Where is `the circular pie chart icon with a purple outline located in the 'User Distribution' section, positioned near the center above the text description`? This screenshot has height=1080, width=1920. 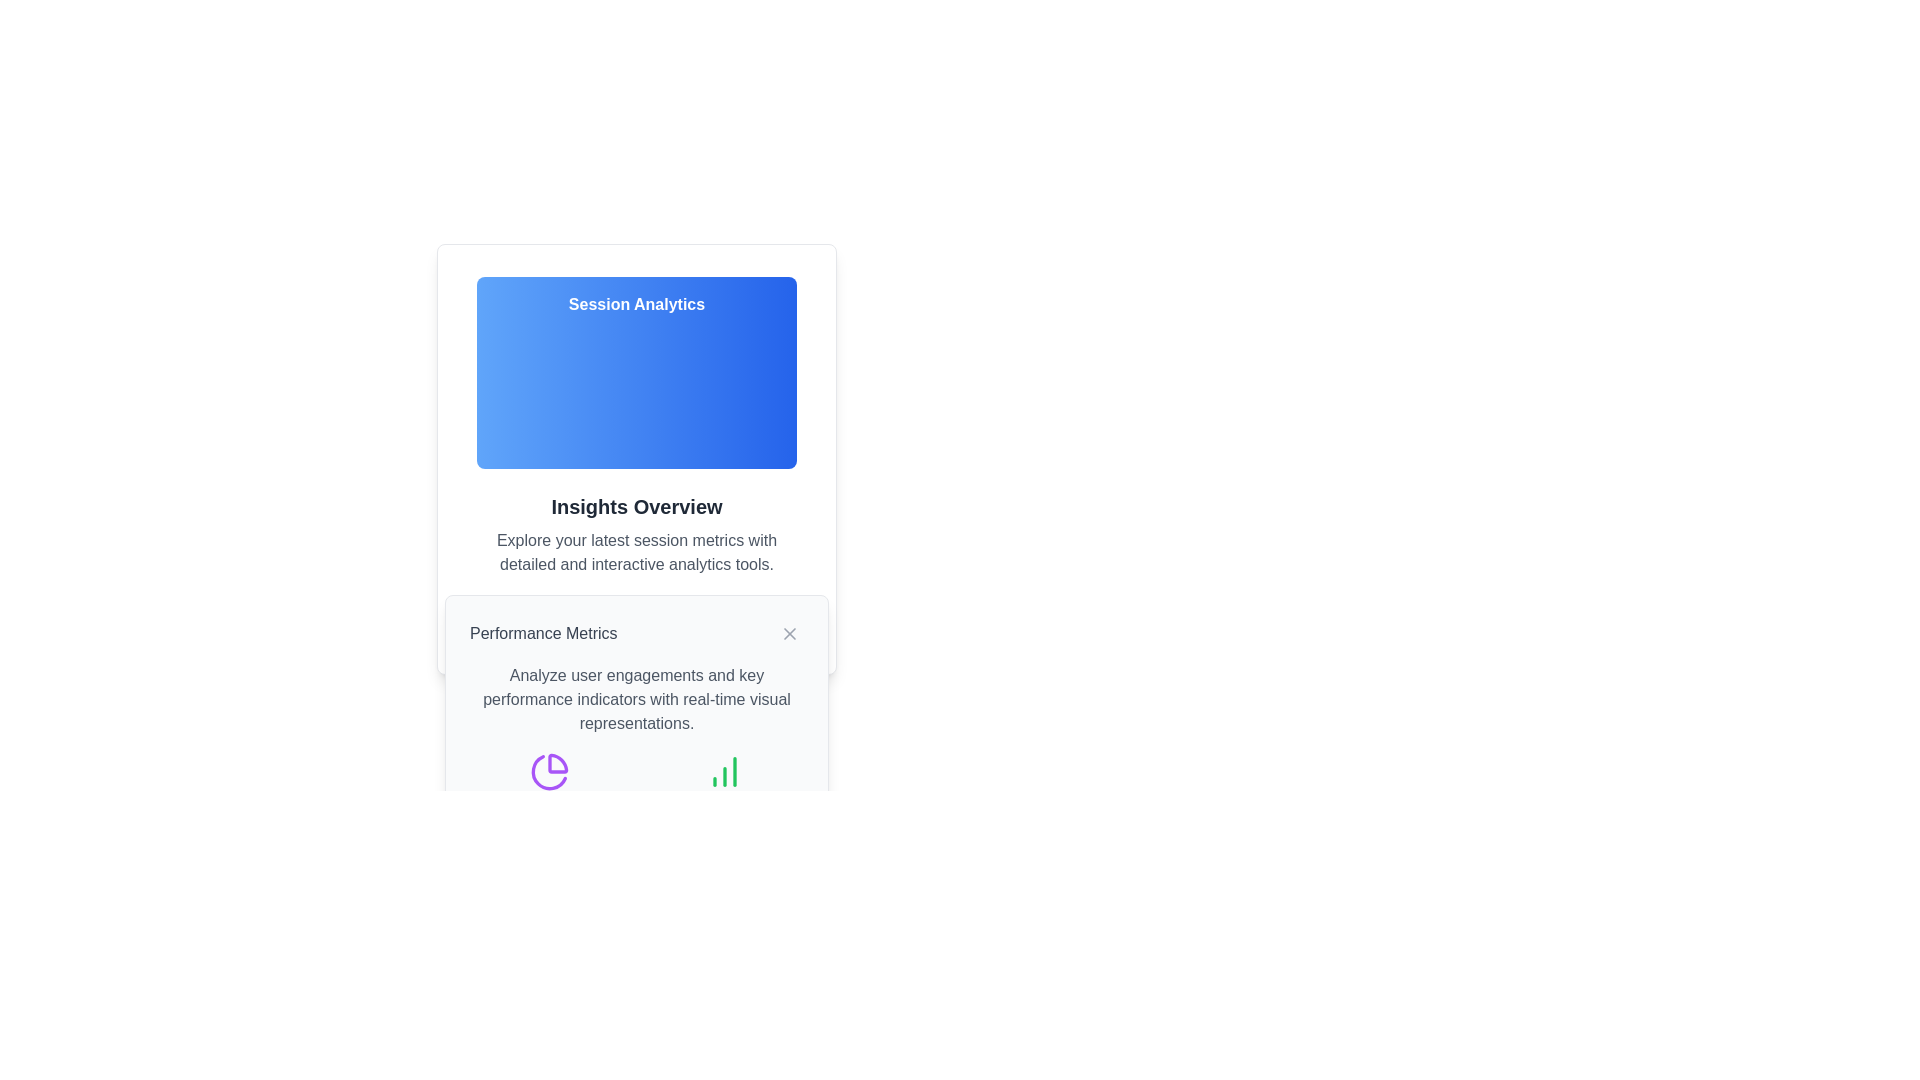
the circular pie chart icon with a purple outline located in the 'User Distribution' section, positioned near the center above the text description is located at coordinates (549, 770).